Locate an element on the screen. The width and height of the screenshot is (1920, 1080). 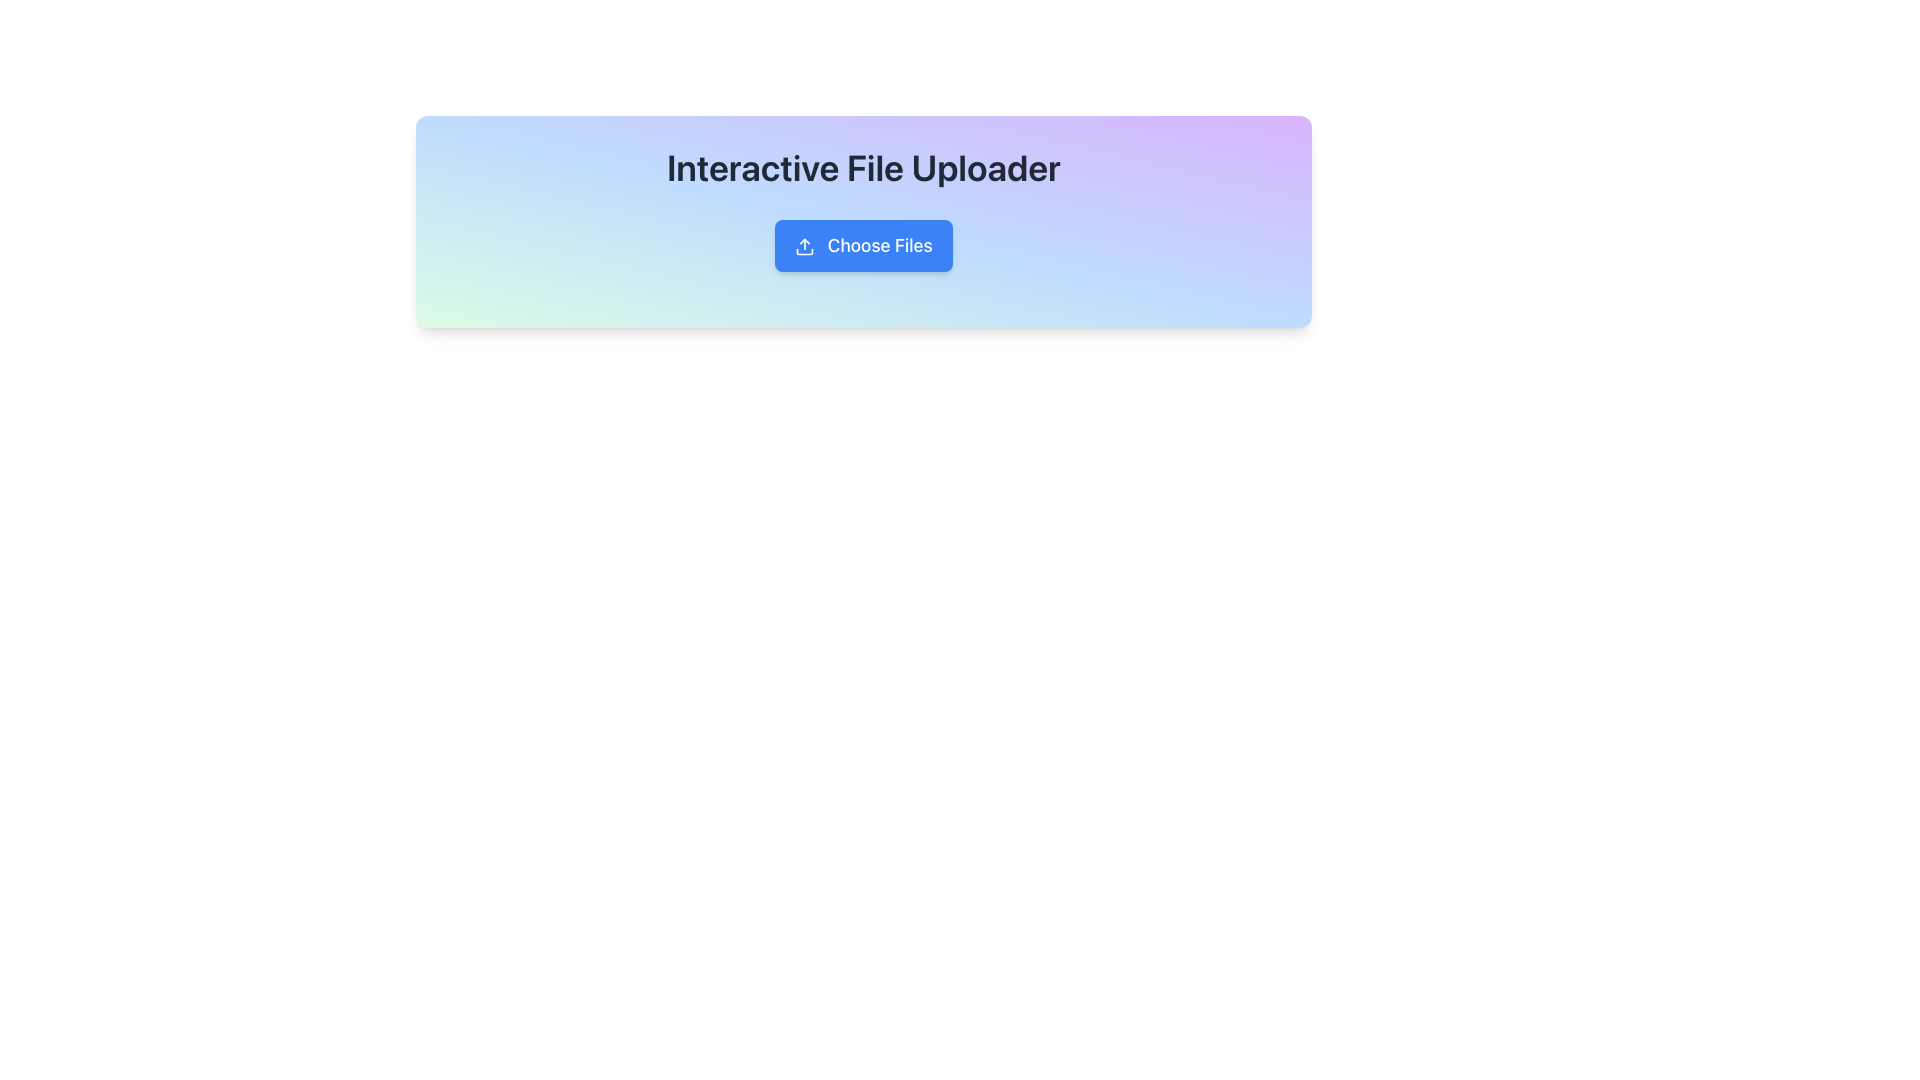
the 'upload' icon located within the 'Choose Files' button as a visual indicator is located at coordinates (805, 246).